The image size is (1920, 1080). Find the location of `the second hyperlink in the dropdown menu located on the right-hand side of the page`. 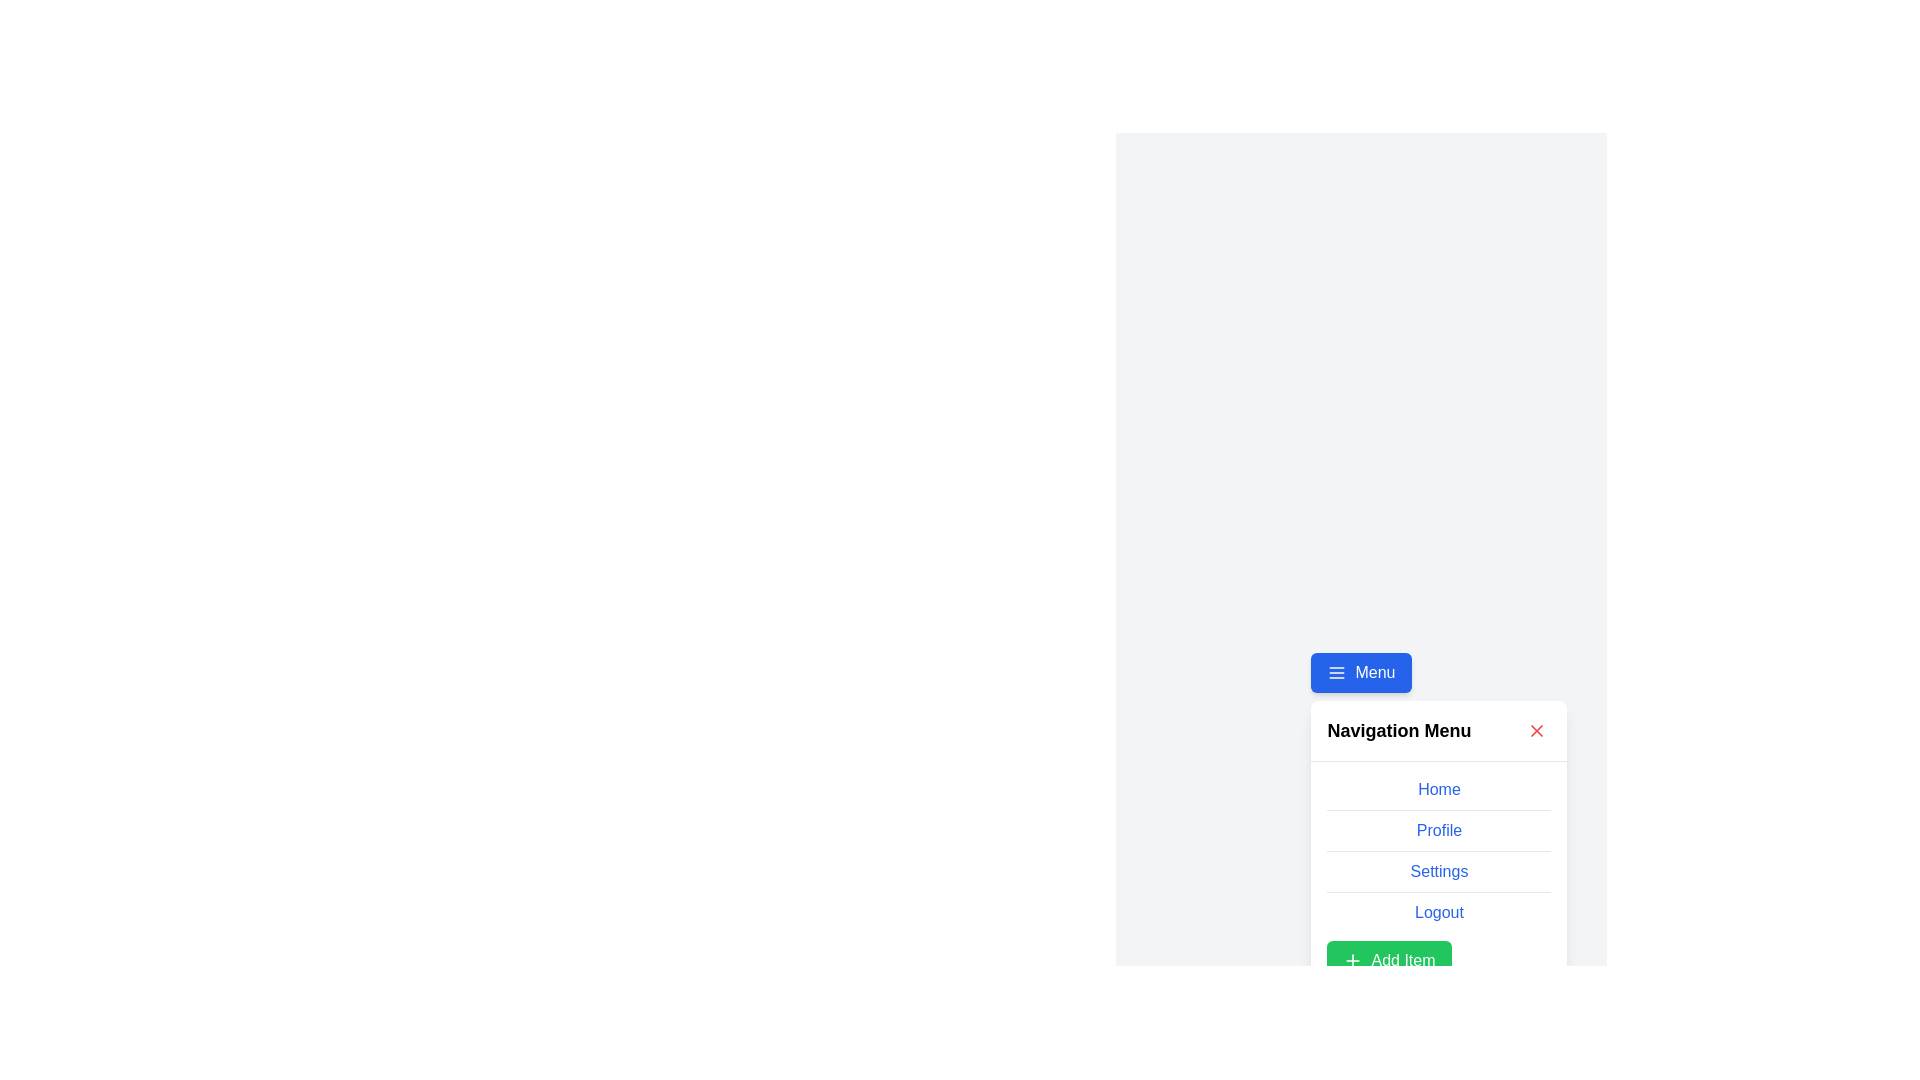

the second hyperlink in the dropdown menu located on the right-hand side of the page is located at coordinates (1438, 840).